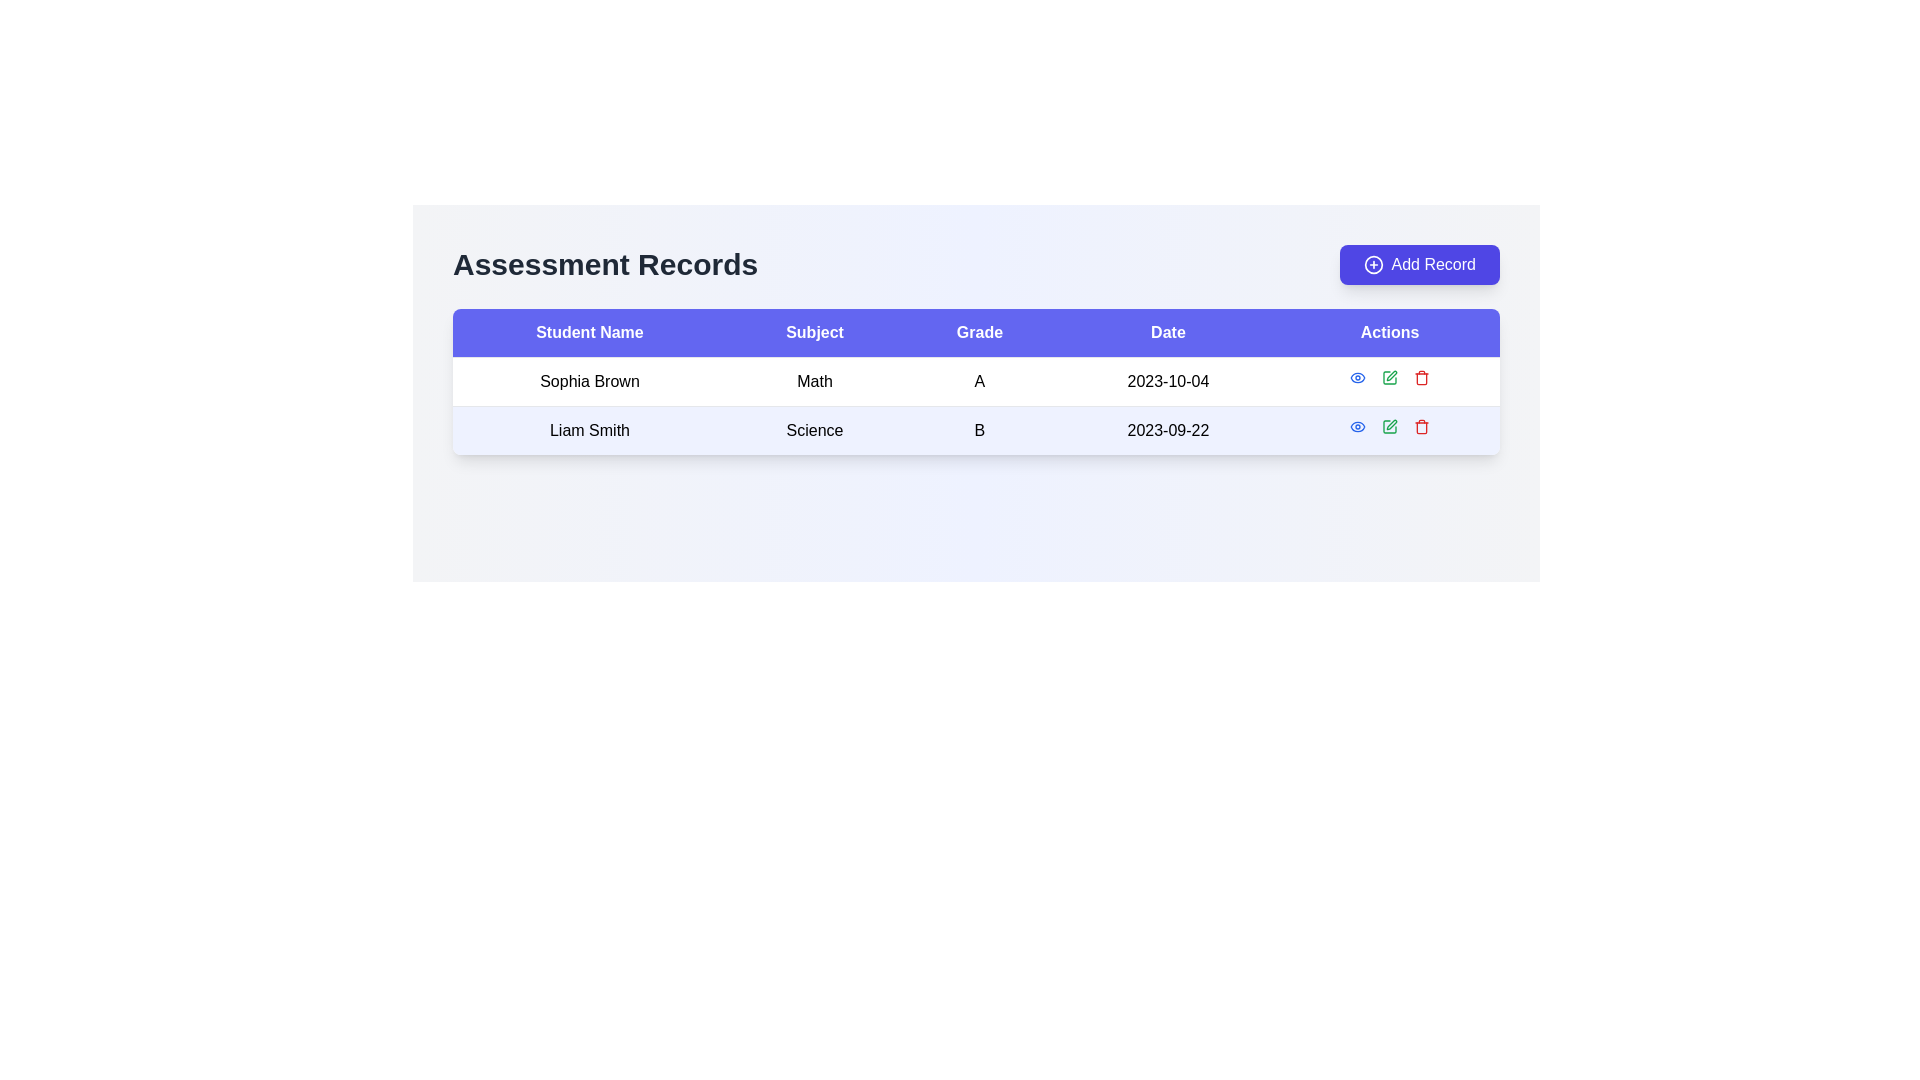 This screenshot has height=1080, width=1920. I want to click on the 'Add Record' button with a blue background and white text, so click(1418, 264).